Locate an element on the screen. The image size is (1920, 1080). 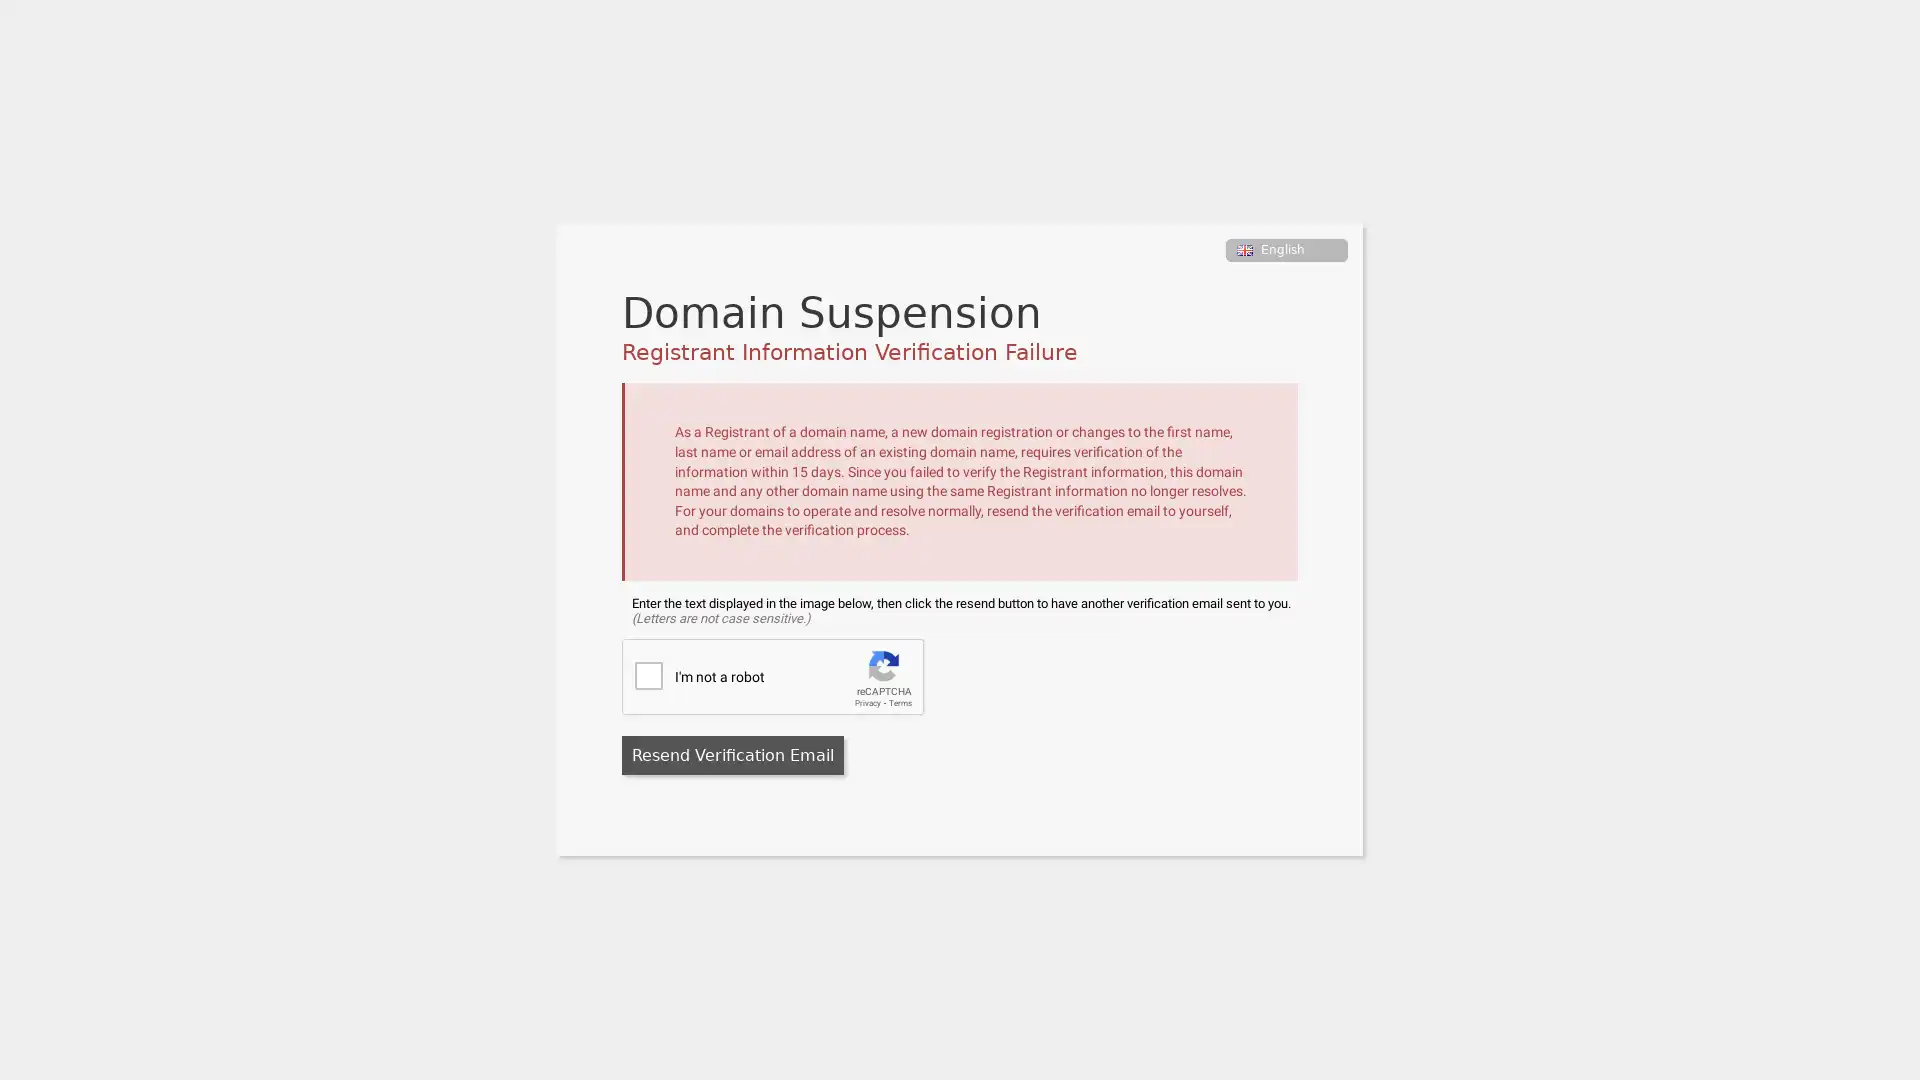
Resend Verification Email is located at coordinates (732, 754).